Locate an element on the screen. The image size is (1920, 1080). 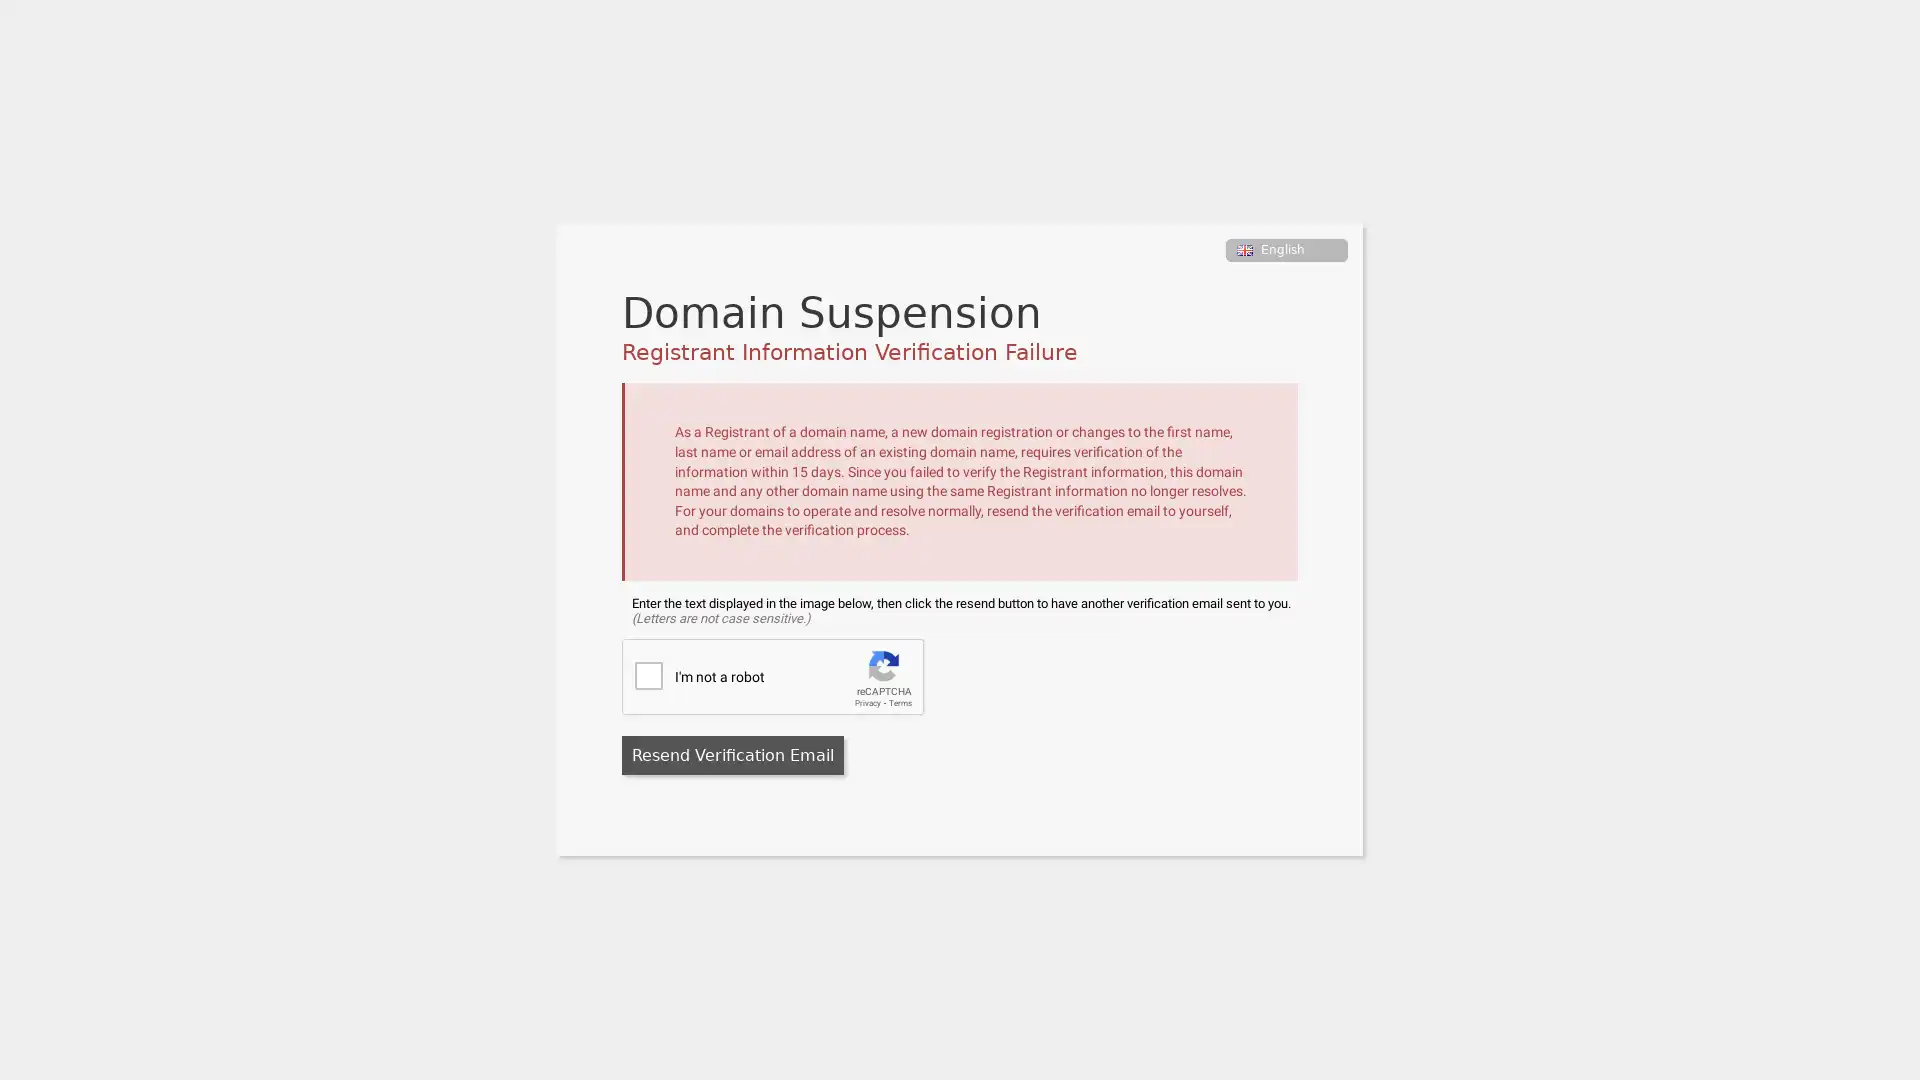
Resend Verification Email is located at coordinates (732, 754).